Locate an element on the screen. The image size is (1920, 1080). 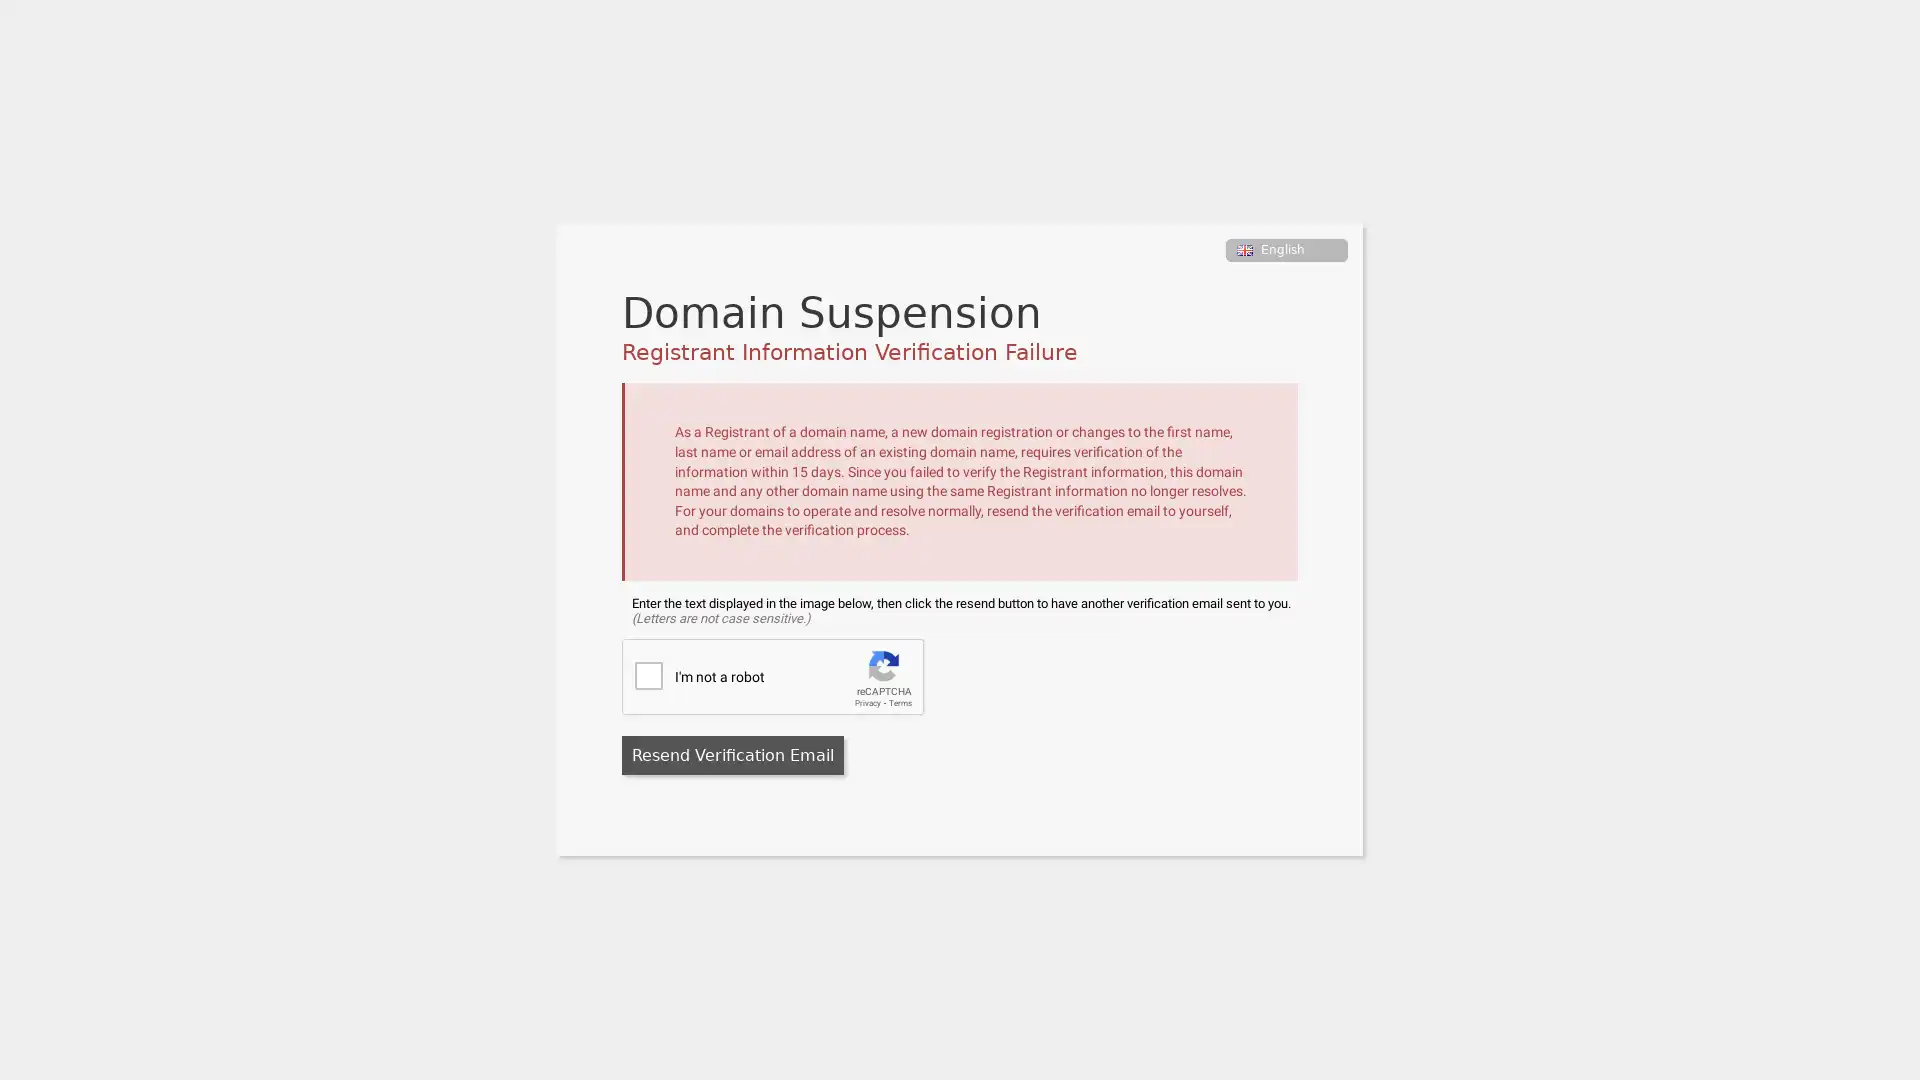
Resend Verification Email is located at coordinates (732, 754).